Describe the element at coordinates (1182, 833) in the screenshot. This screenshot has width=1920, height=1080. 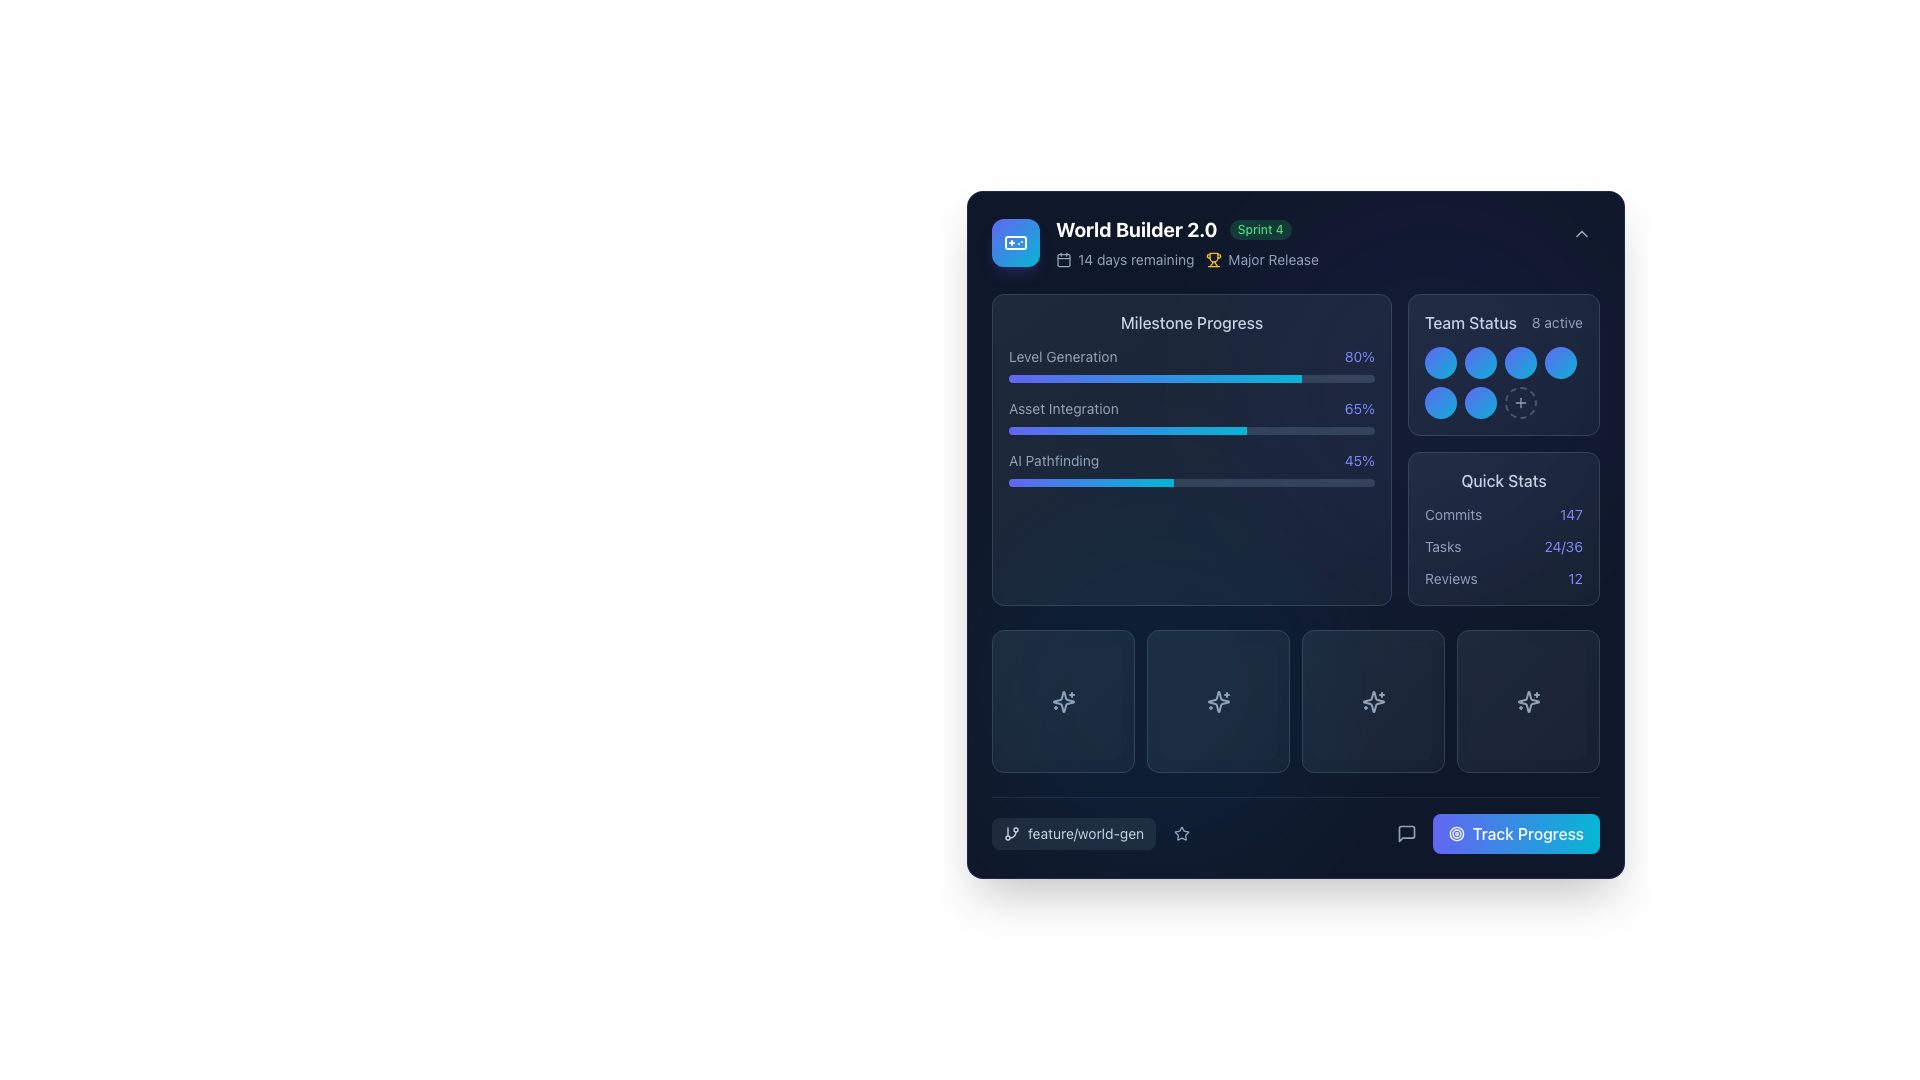
I see `the icon indicating favorites or importance located in the bottom bar of the card-like interface, positioned to the left side adjacent to text labels and other interactive buttons` at that location.